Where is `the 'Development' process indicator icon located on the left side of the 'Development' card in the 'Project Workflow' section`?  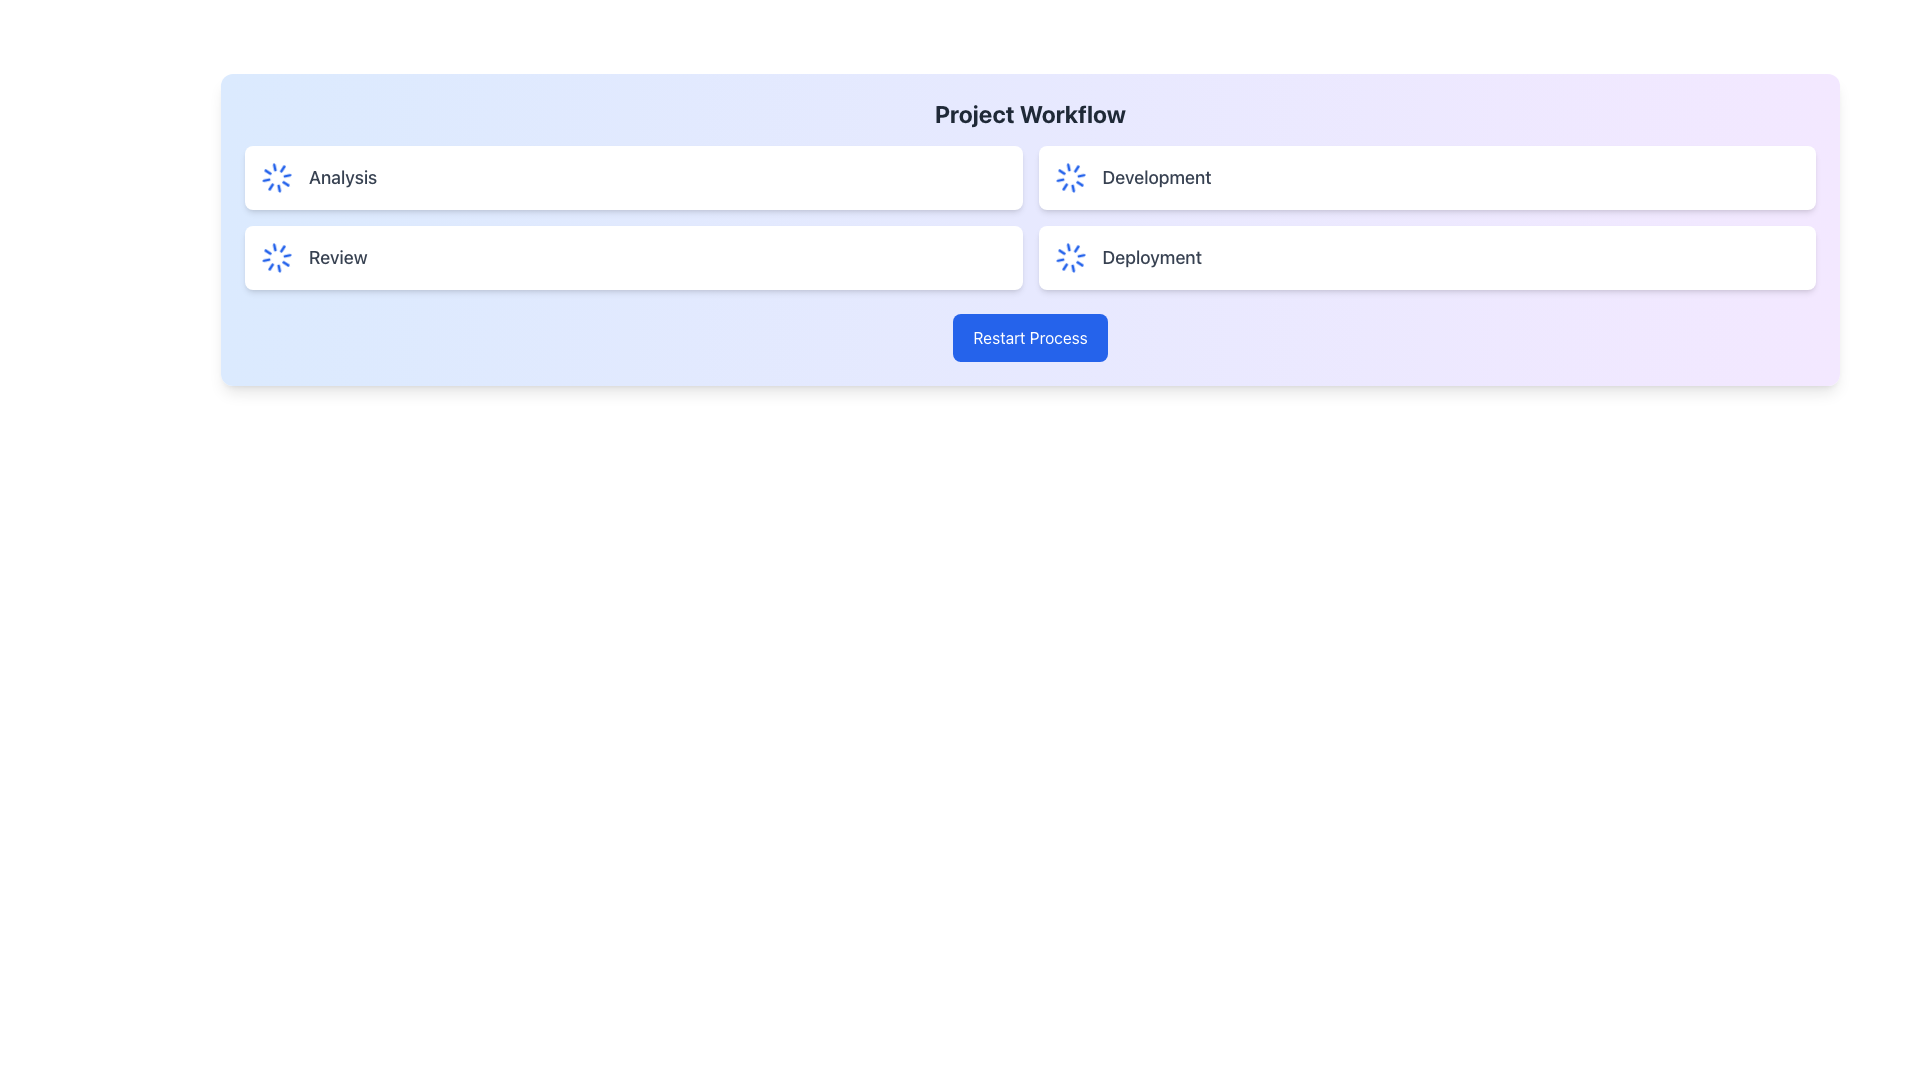 the 'Development' process indicator icon located on the left side of the 'Development' card in the 'Project Workflow' section is located at coordinates (1069, 176).